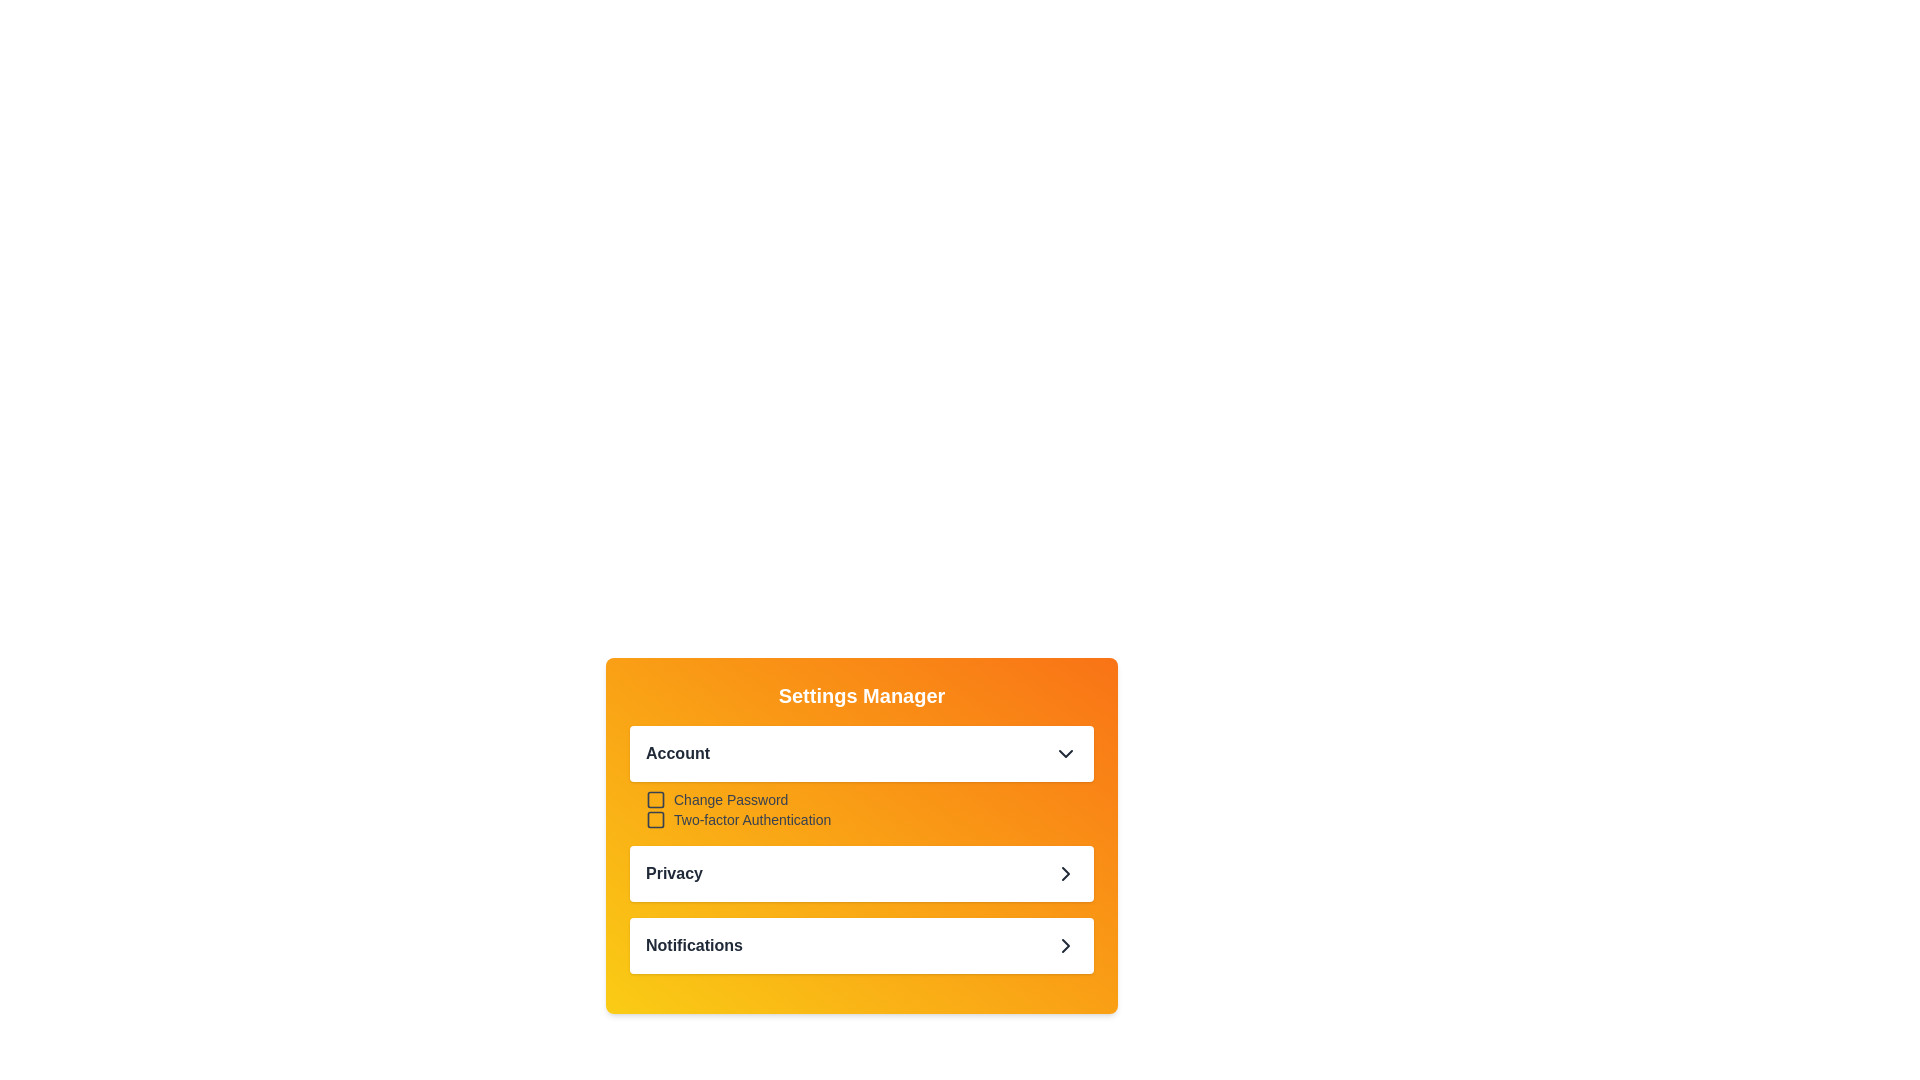 Image resolution: width=1920 pixels, height=1080 pixels. I want to click on the Chevron icon in the Notifications section of the Settings Manager, so click(1064, 945).